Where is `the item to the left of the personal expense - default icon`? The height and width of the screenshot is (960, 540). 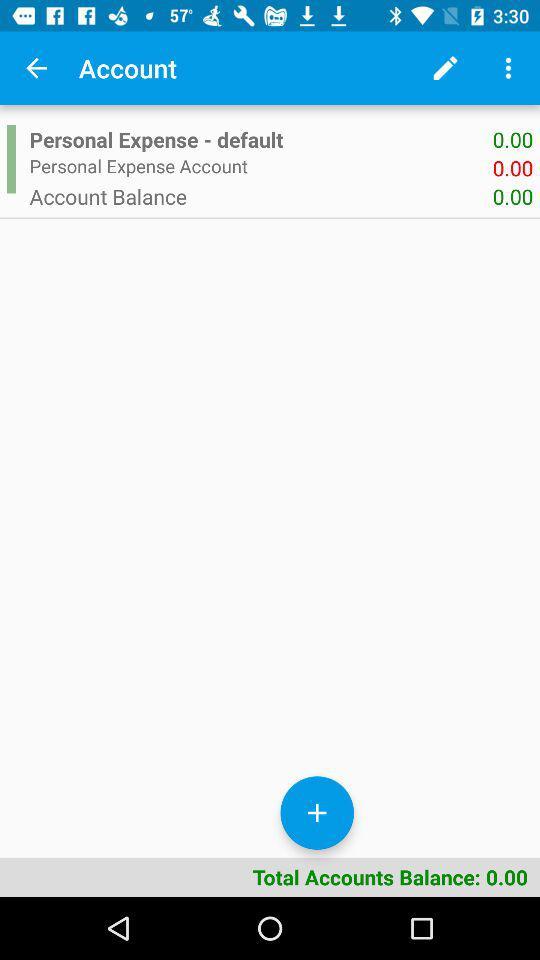 the item to the left of the personal expense - default icon is located at coordinates (10, 158).